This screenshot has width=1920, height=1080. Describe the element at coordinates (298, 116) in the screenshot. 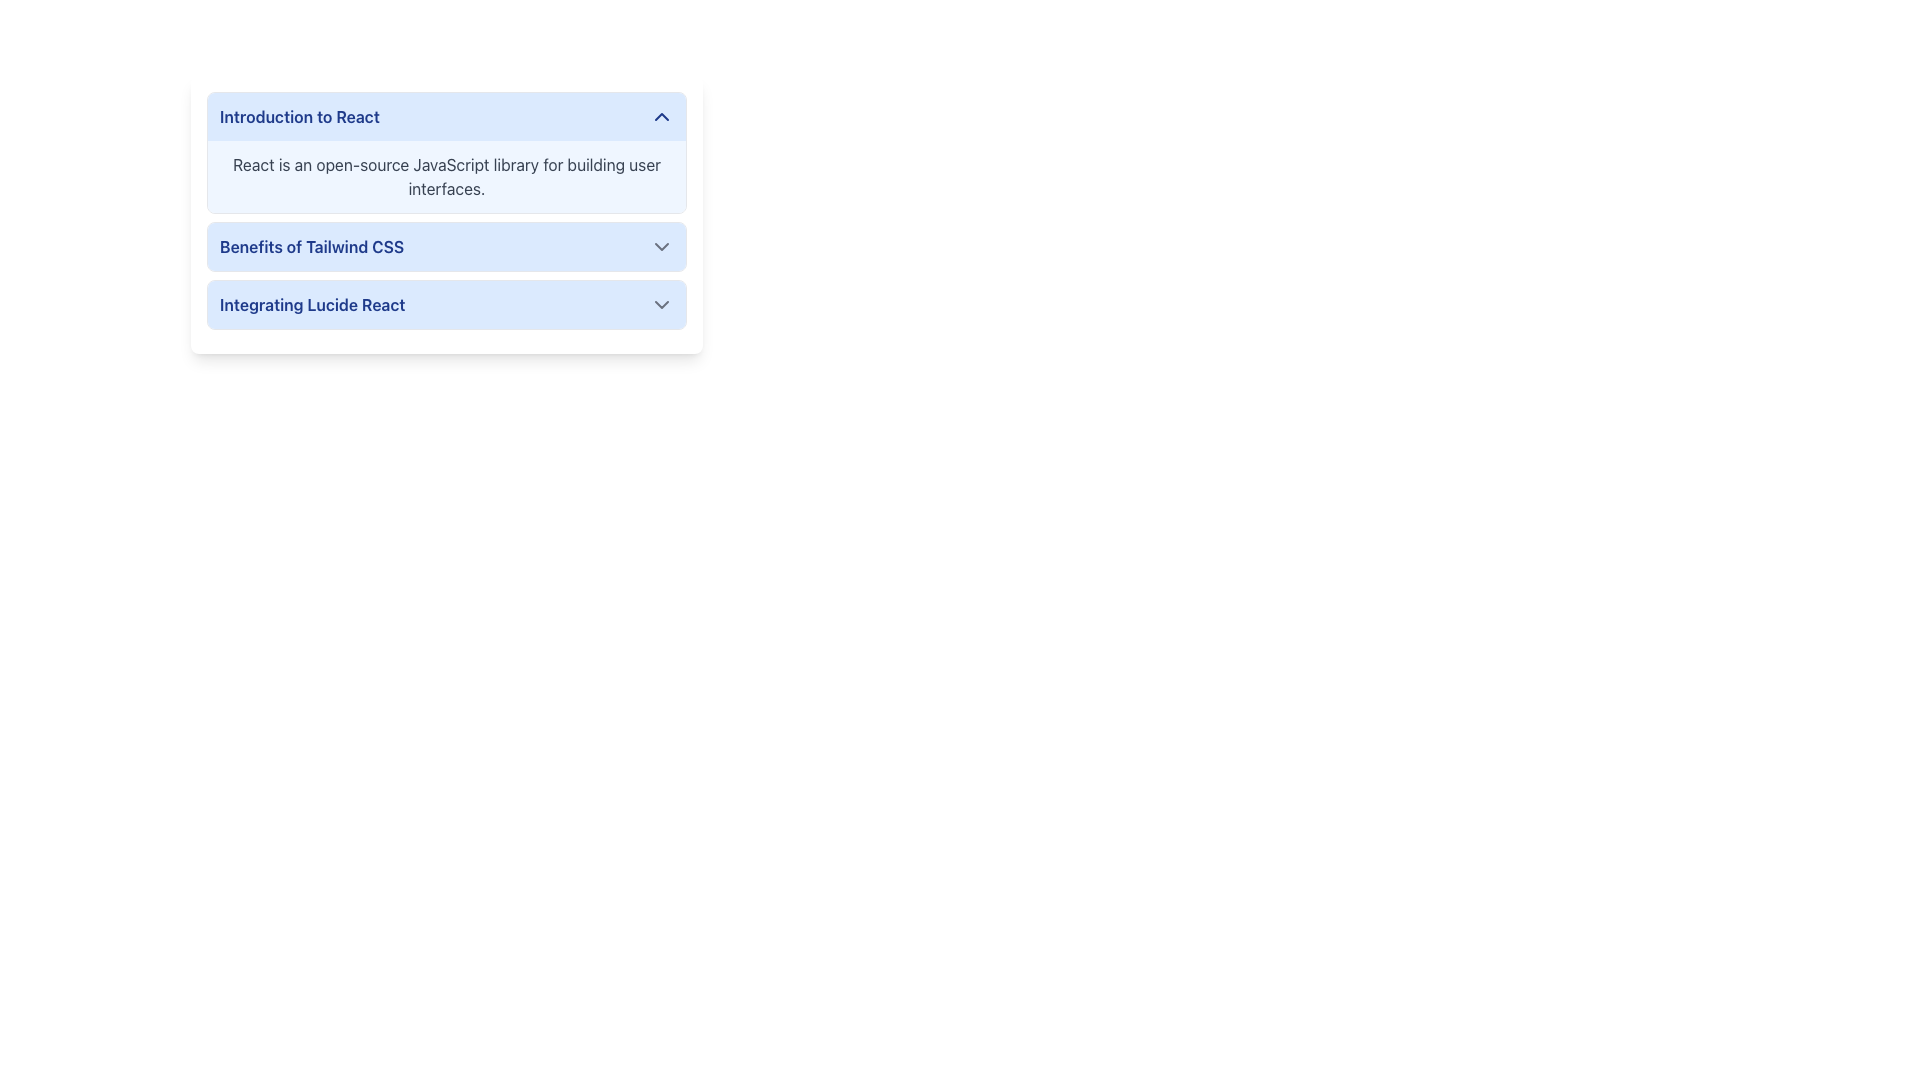

I see `the text label reading 'Introduction to React', which is styled in bold dark blue against a light blue background, located at the top of the first collapsible section` at that location.